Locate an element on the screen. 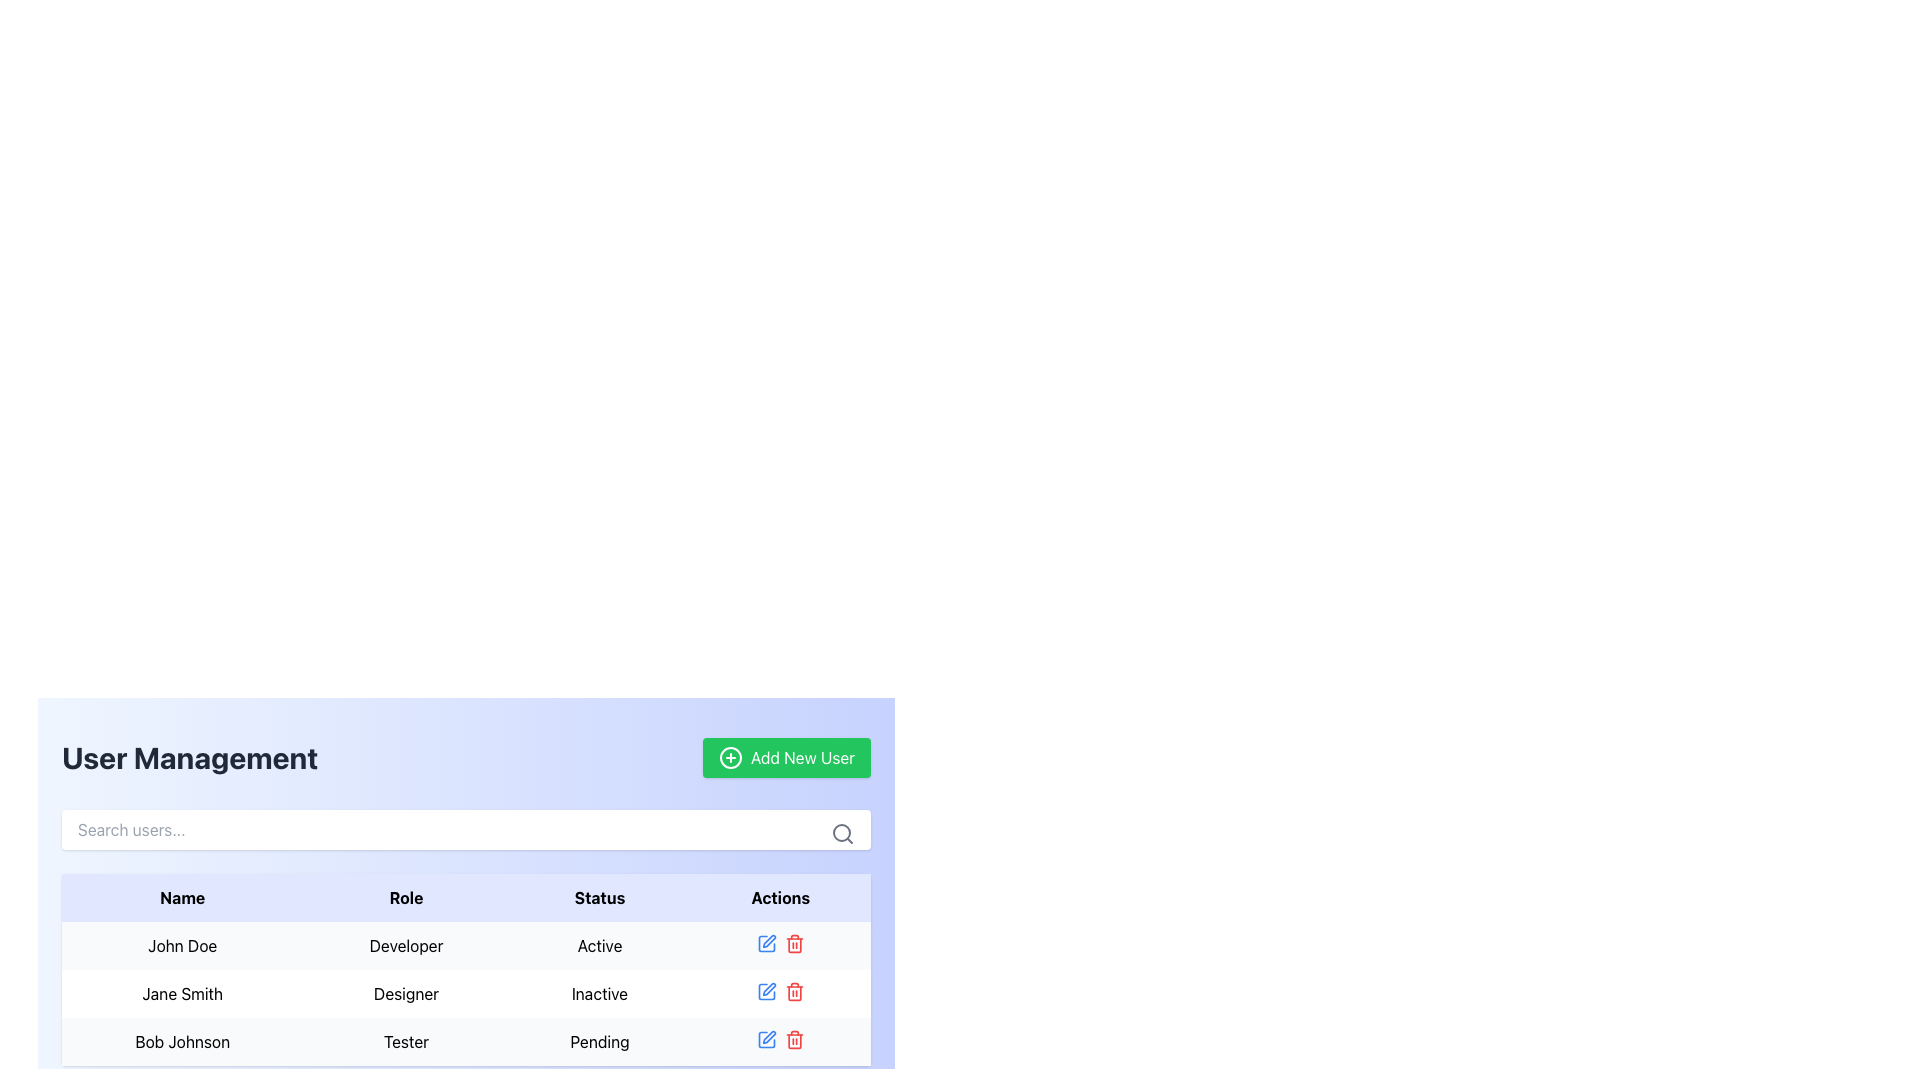 This screenshot has height=1080, width=1920. the red trash bin icon is located at coordinates (793, 991).